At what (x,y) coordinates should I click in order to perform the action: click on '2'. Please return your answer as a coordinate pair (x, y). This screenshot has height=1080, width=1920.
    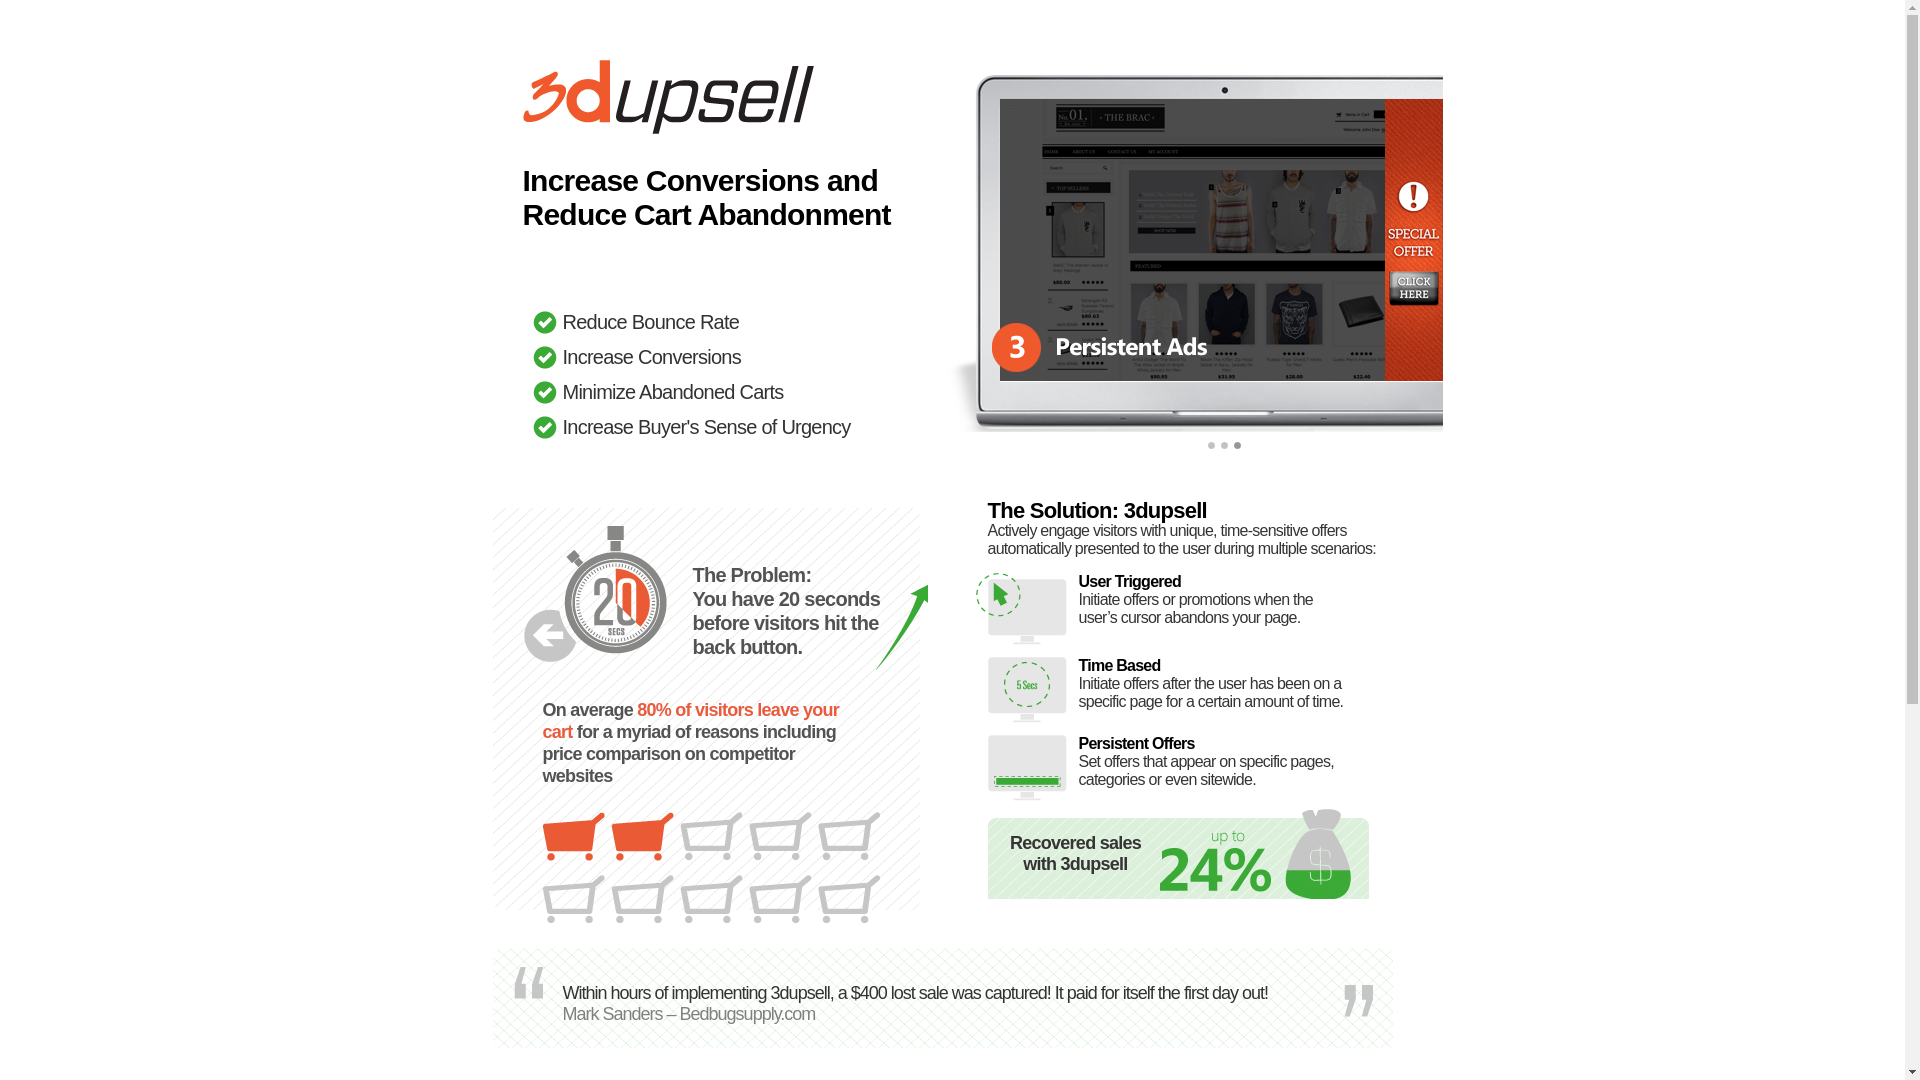
    Looking at the image, I should click on (1223, 451).